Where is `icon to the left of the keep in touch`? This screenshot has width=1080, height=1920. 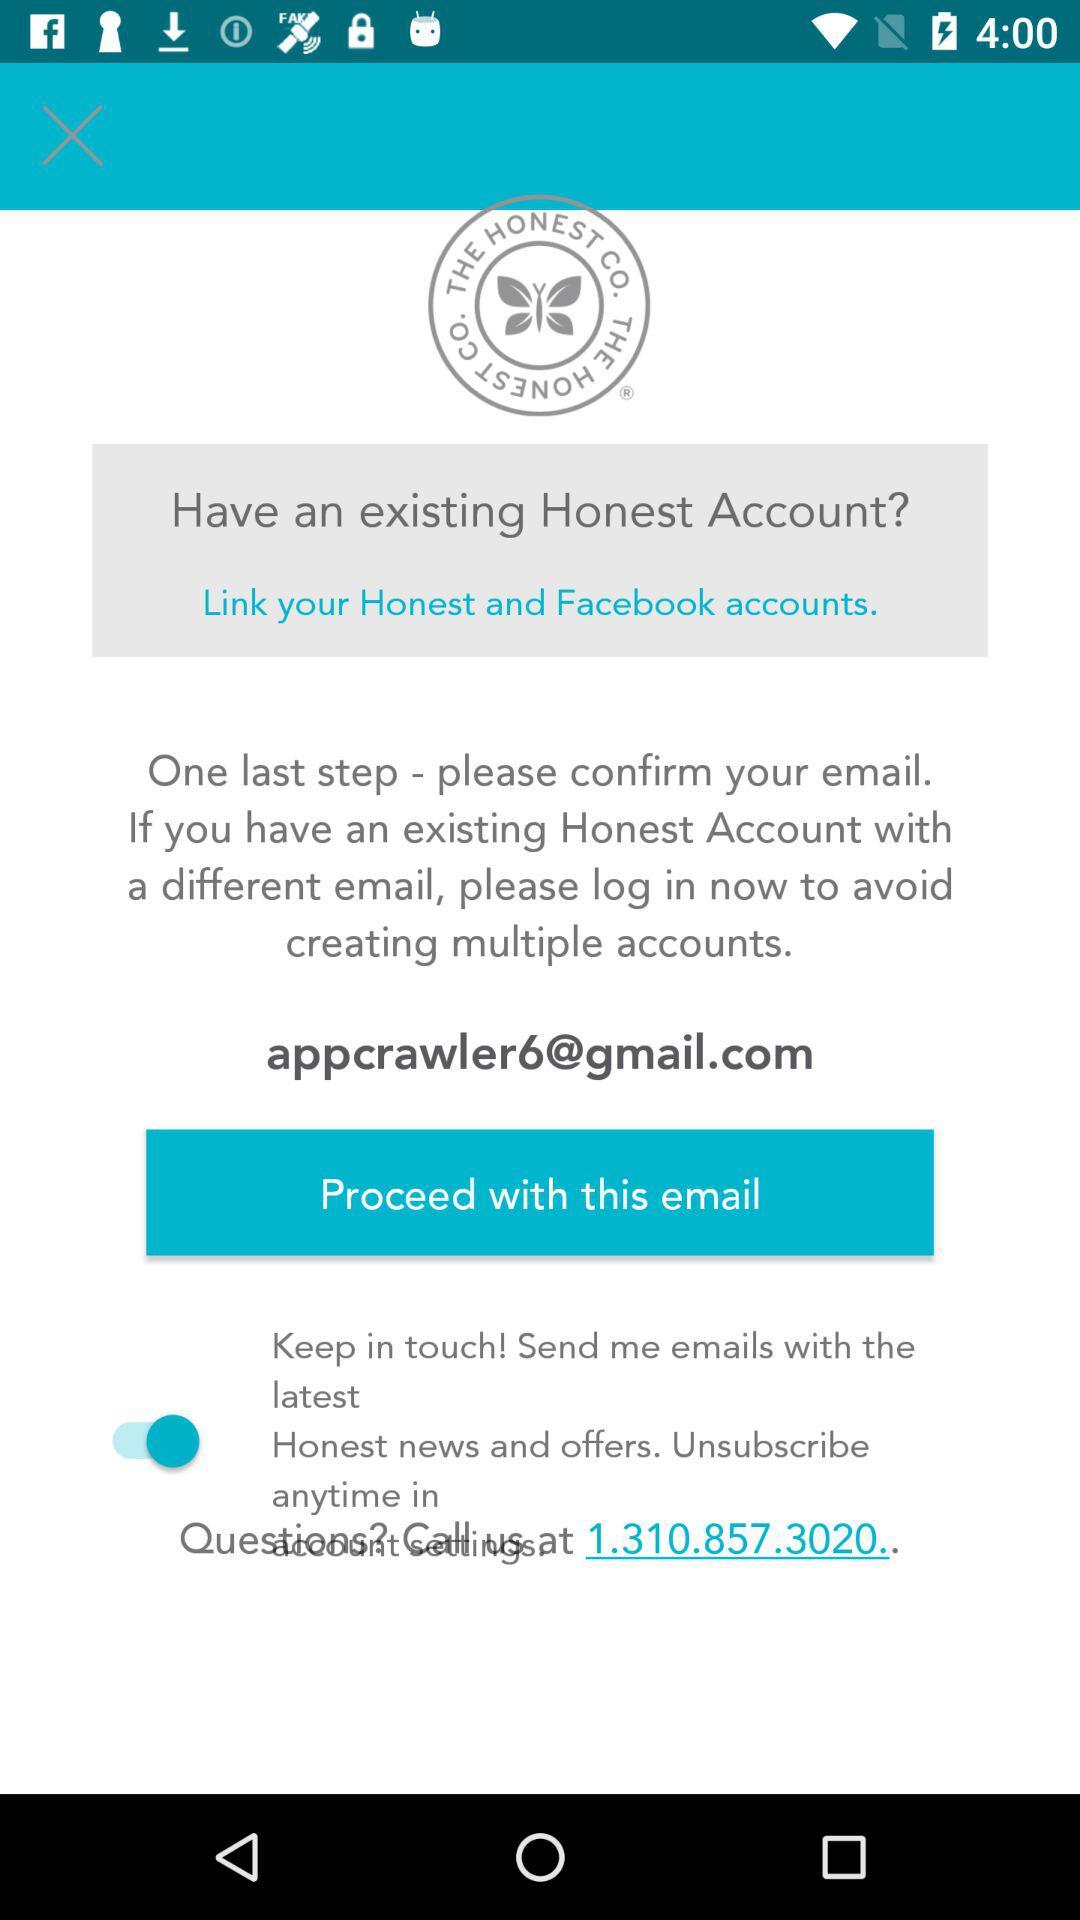 icon to the left of the keep in touch is located at coordinates (145, 1440).